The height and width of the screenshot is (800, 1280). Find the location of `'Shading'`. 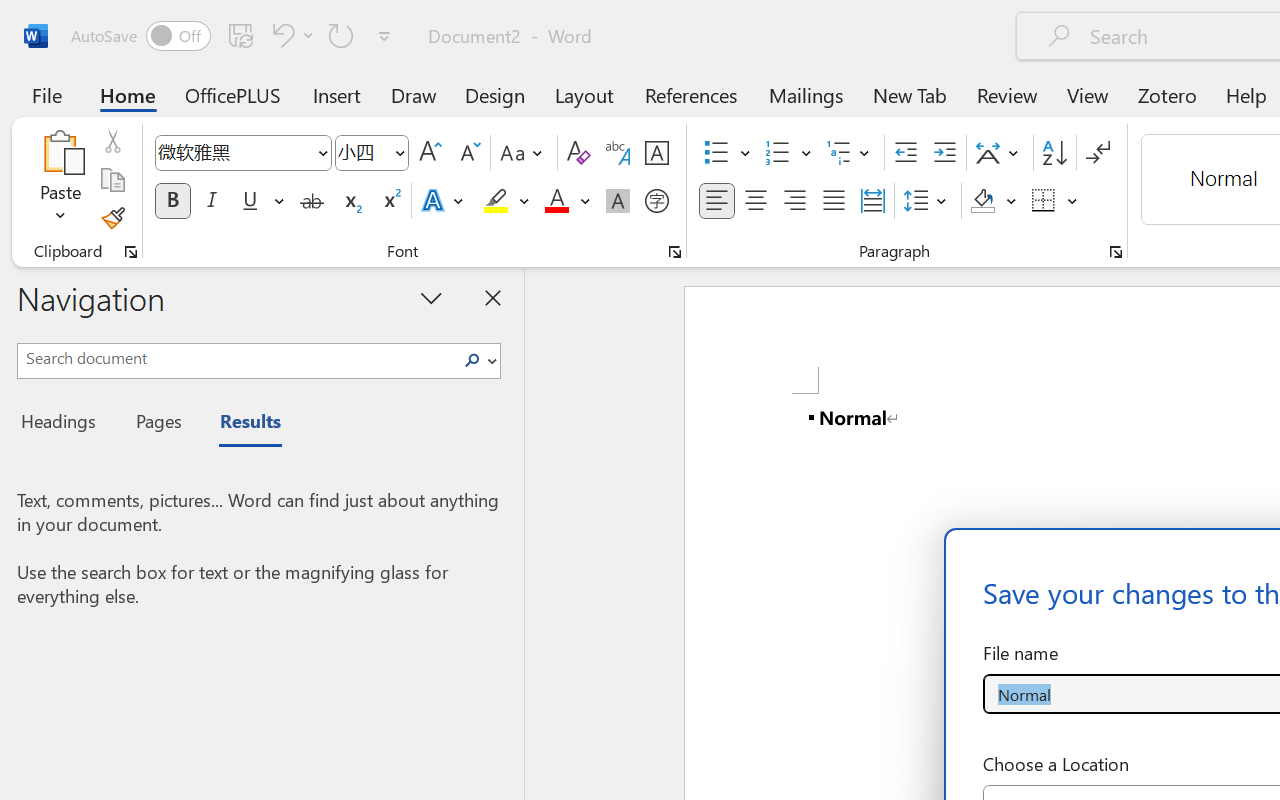

'Shading' is located at coordinates (993, 201).